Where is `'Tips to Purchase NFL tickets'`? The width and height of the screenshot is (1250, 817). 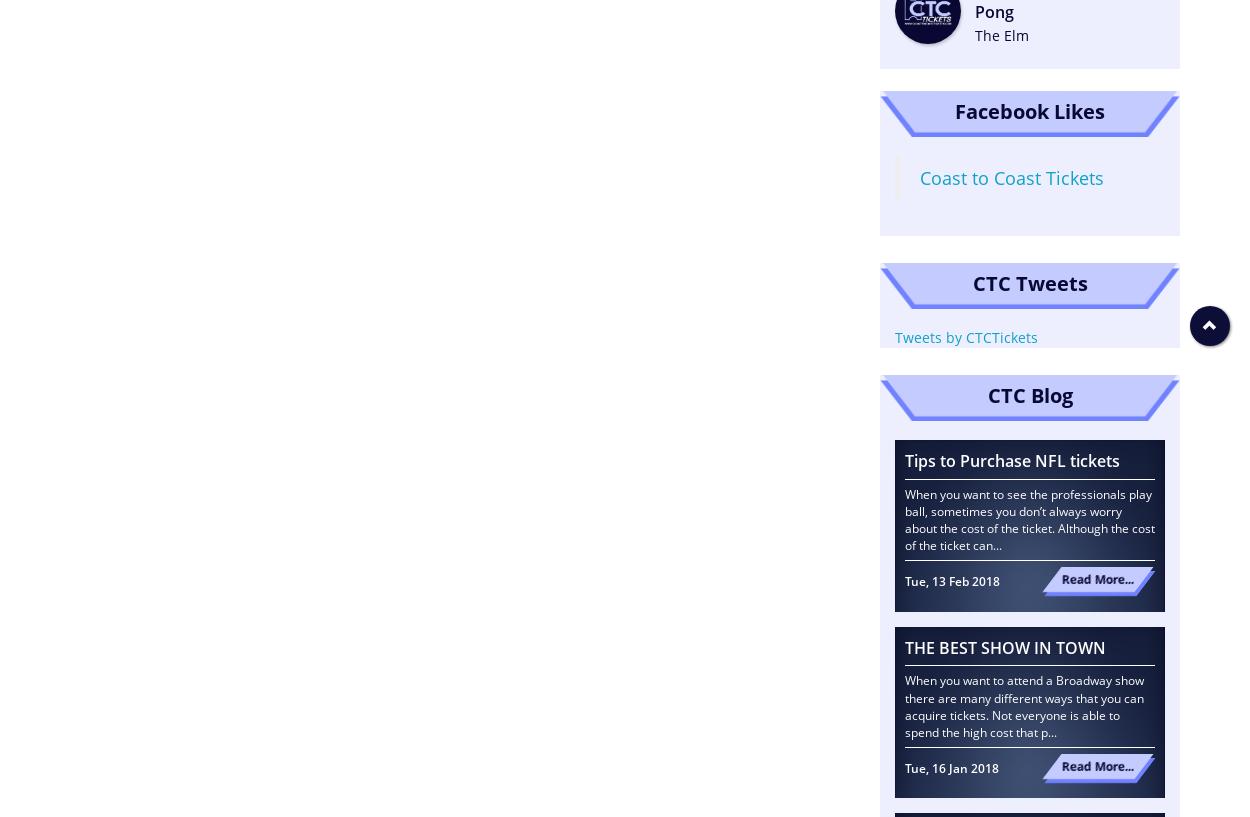
'Tips to Purchase NFL tickets' is located at coordinates (1012, 459).